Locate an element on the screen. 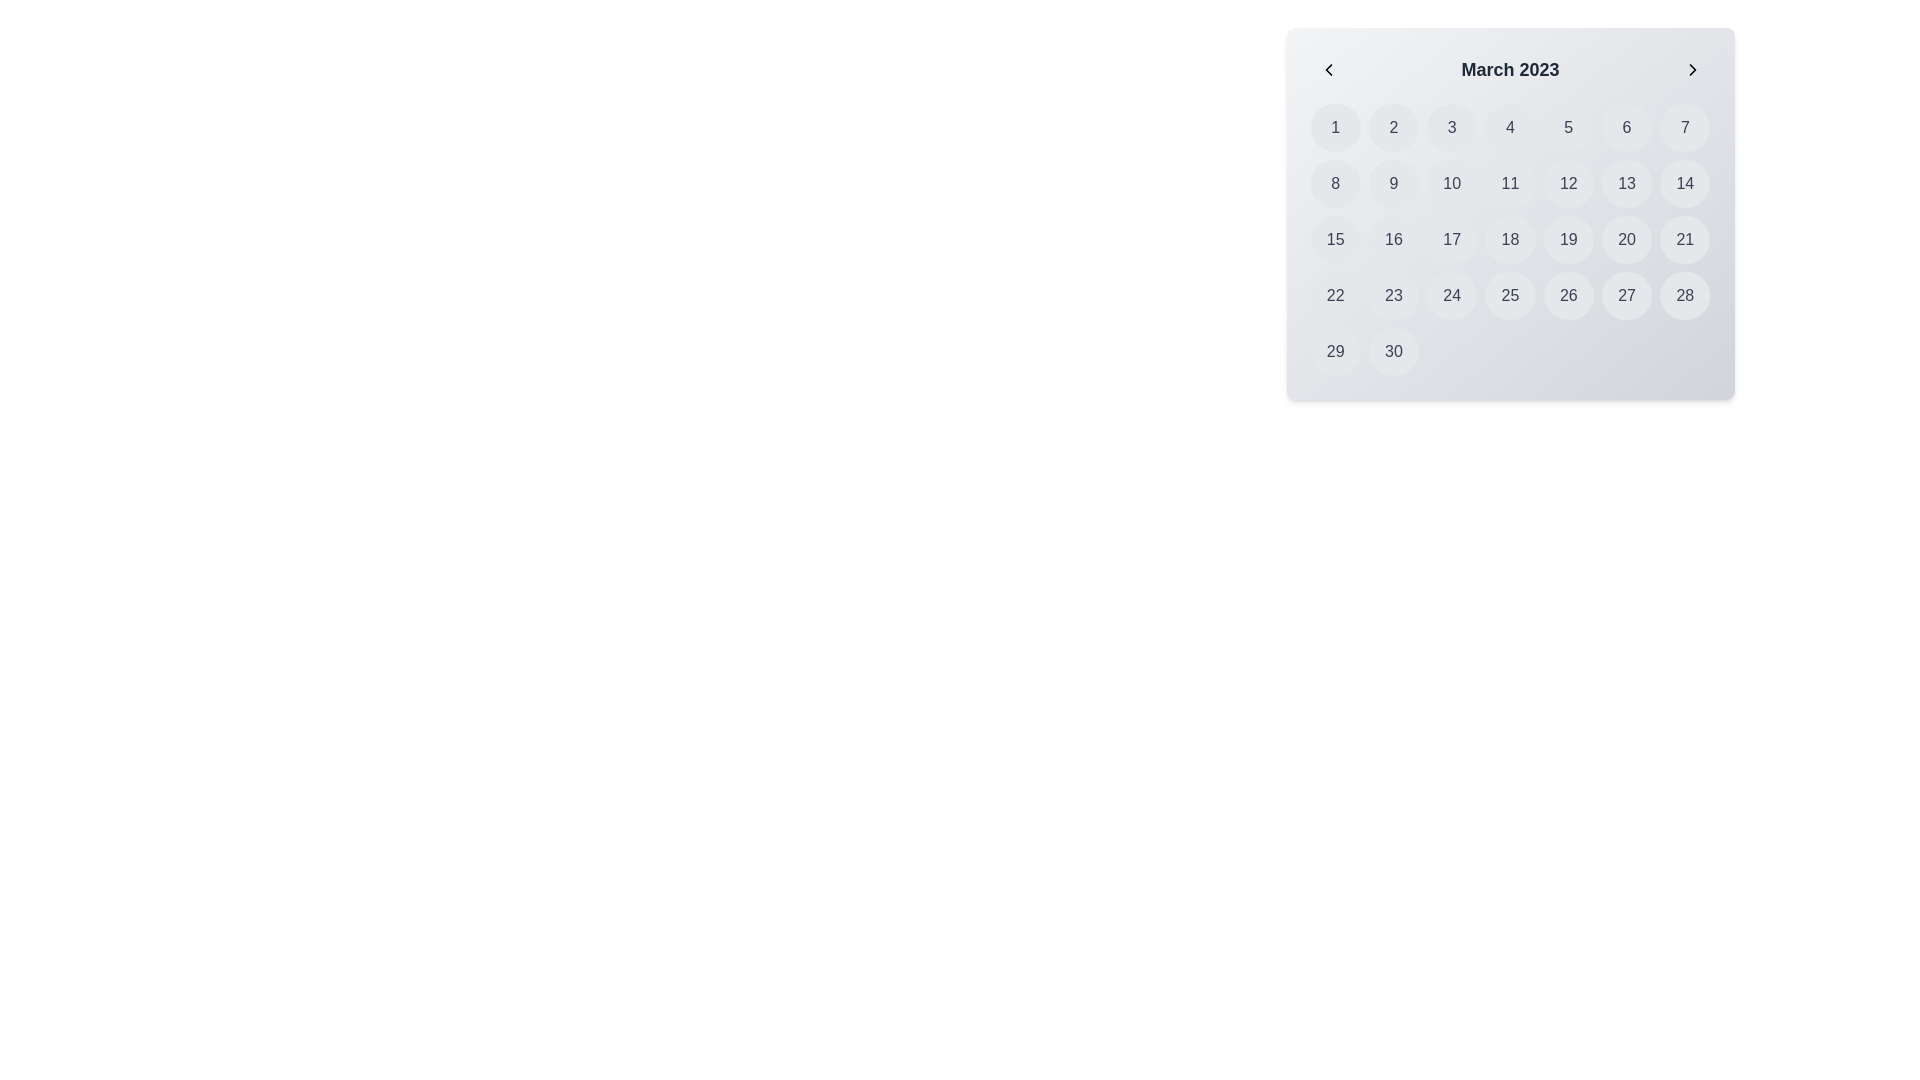 The height and width of the screenshot is (1080, 1920). the small, circular button with a leftward-pointing chevron icon located on the left side of the header section of the calendar display, adjacent to 'March 2023' is located at coordinates (1328, 68).